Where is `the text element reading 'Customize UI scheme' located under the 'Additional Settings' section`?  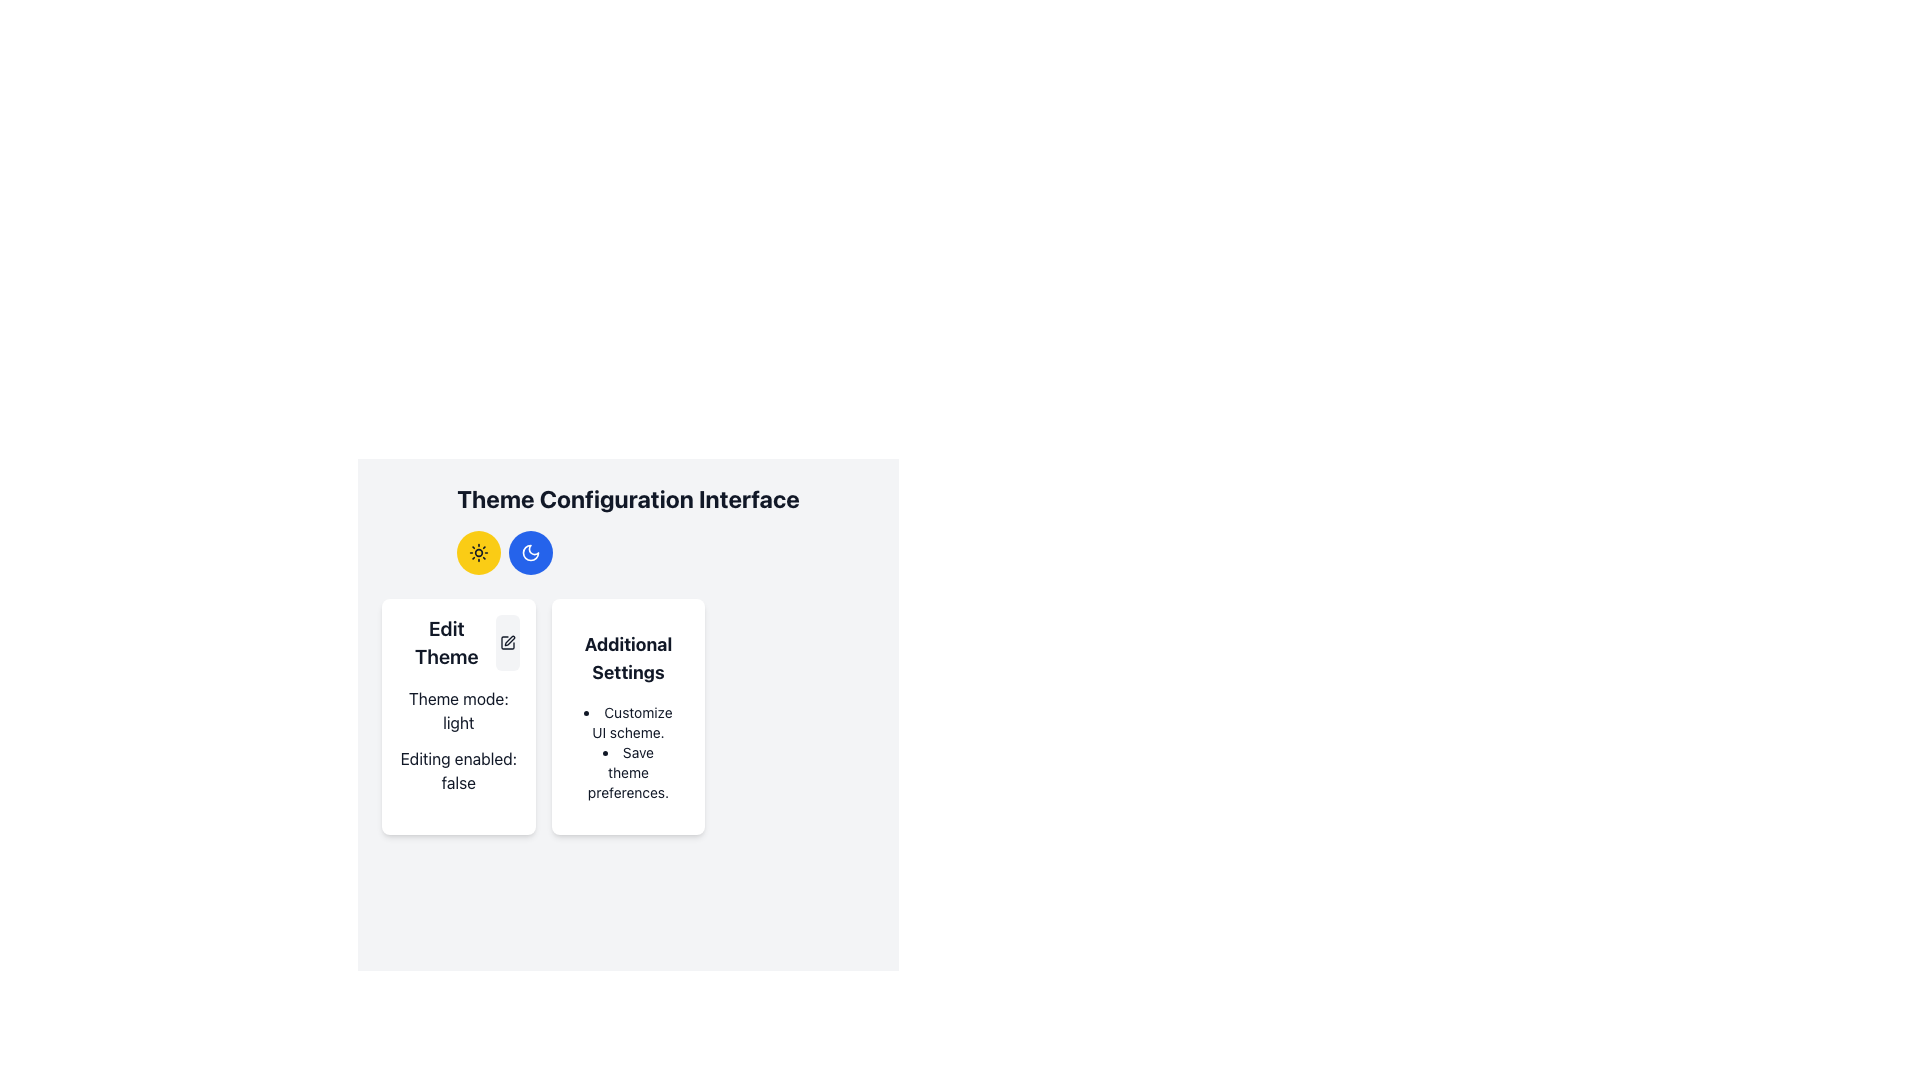 the text element reading 'Customize UI scheme' located under the 'Additional Settings' section is located at coordinates (627, 722).